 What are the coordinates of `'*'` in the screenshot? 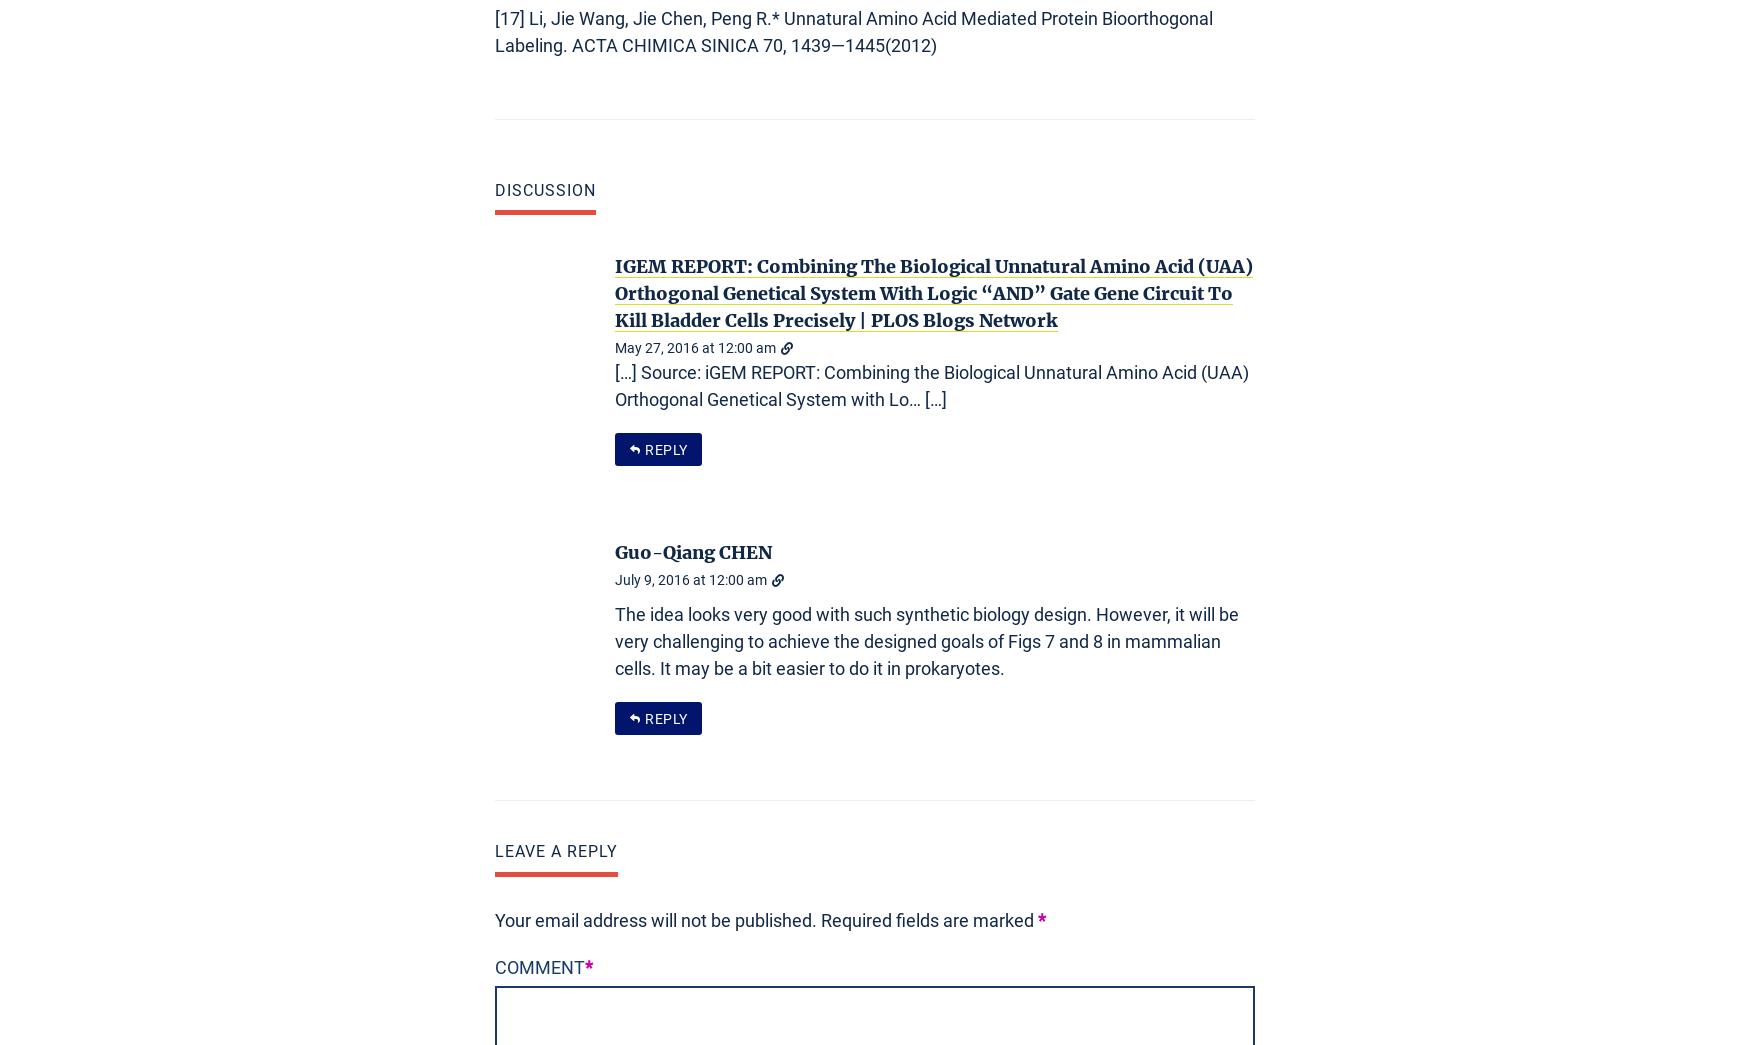 It's located at (1040, 919).